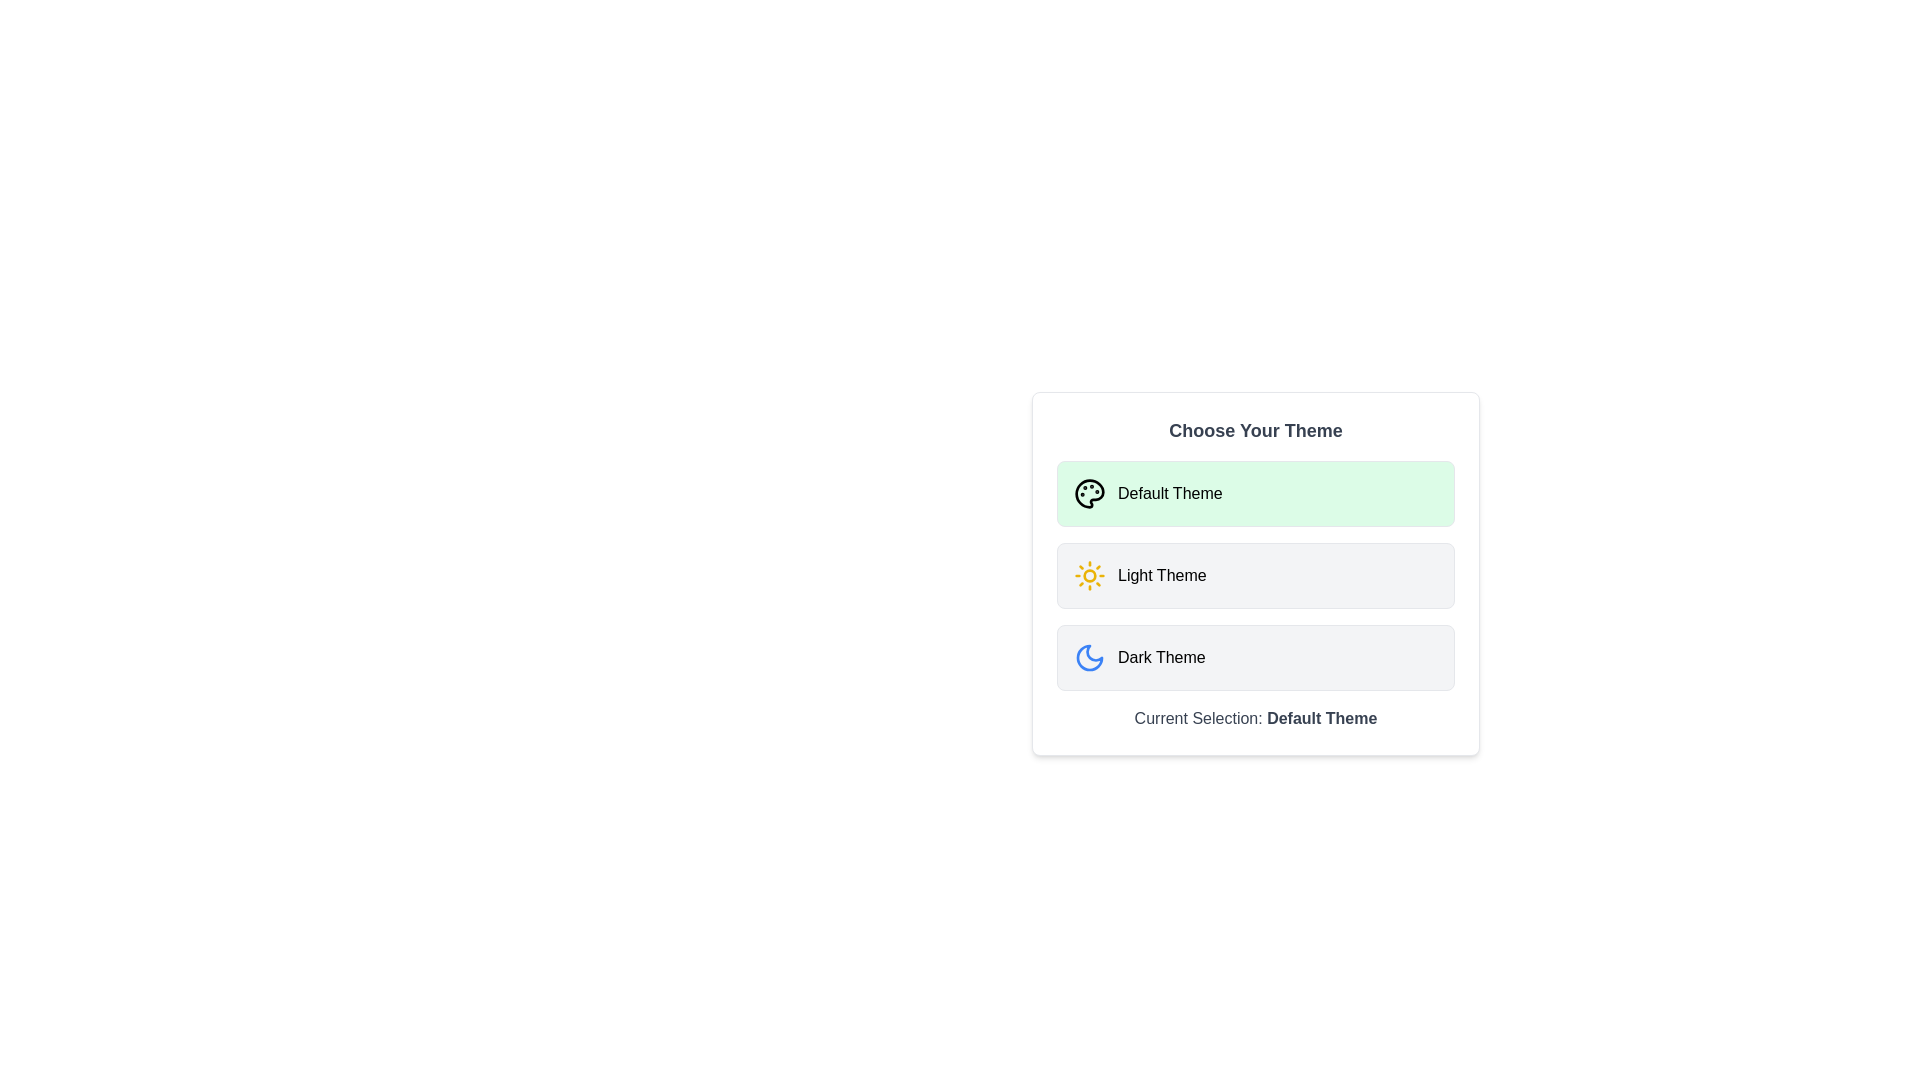  I want to click on the icon for the Dark theme, so click(1088, 658).